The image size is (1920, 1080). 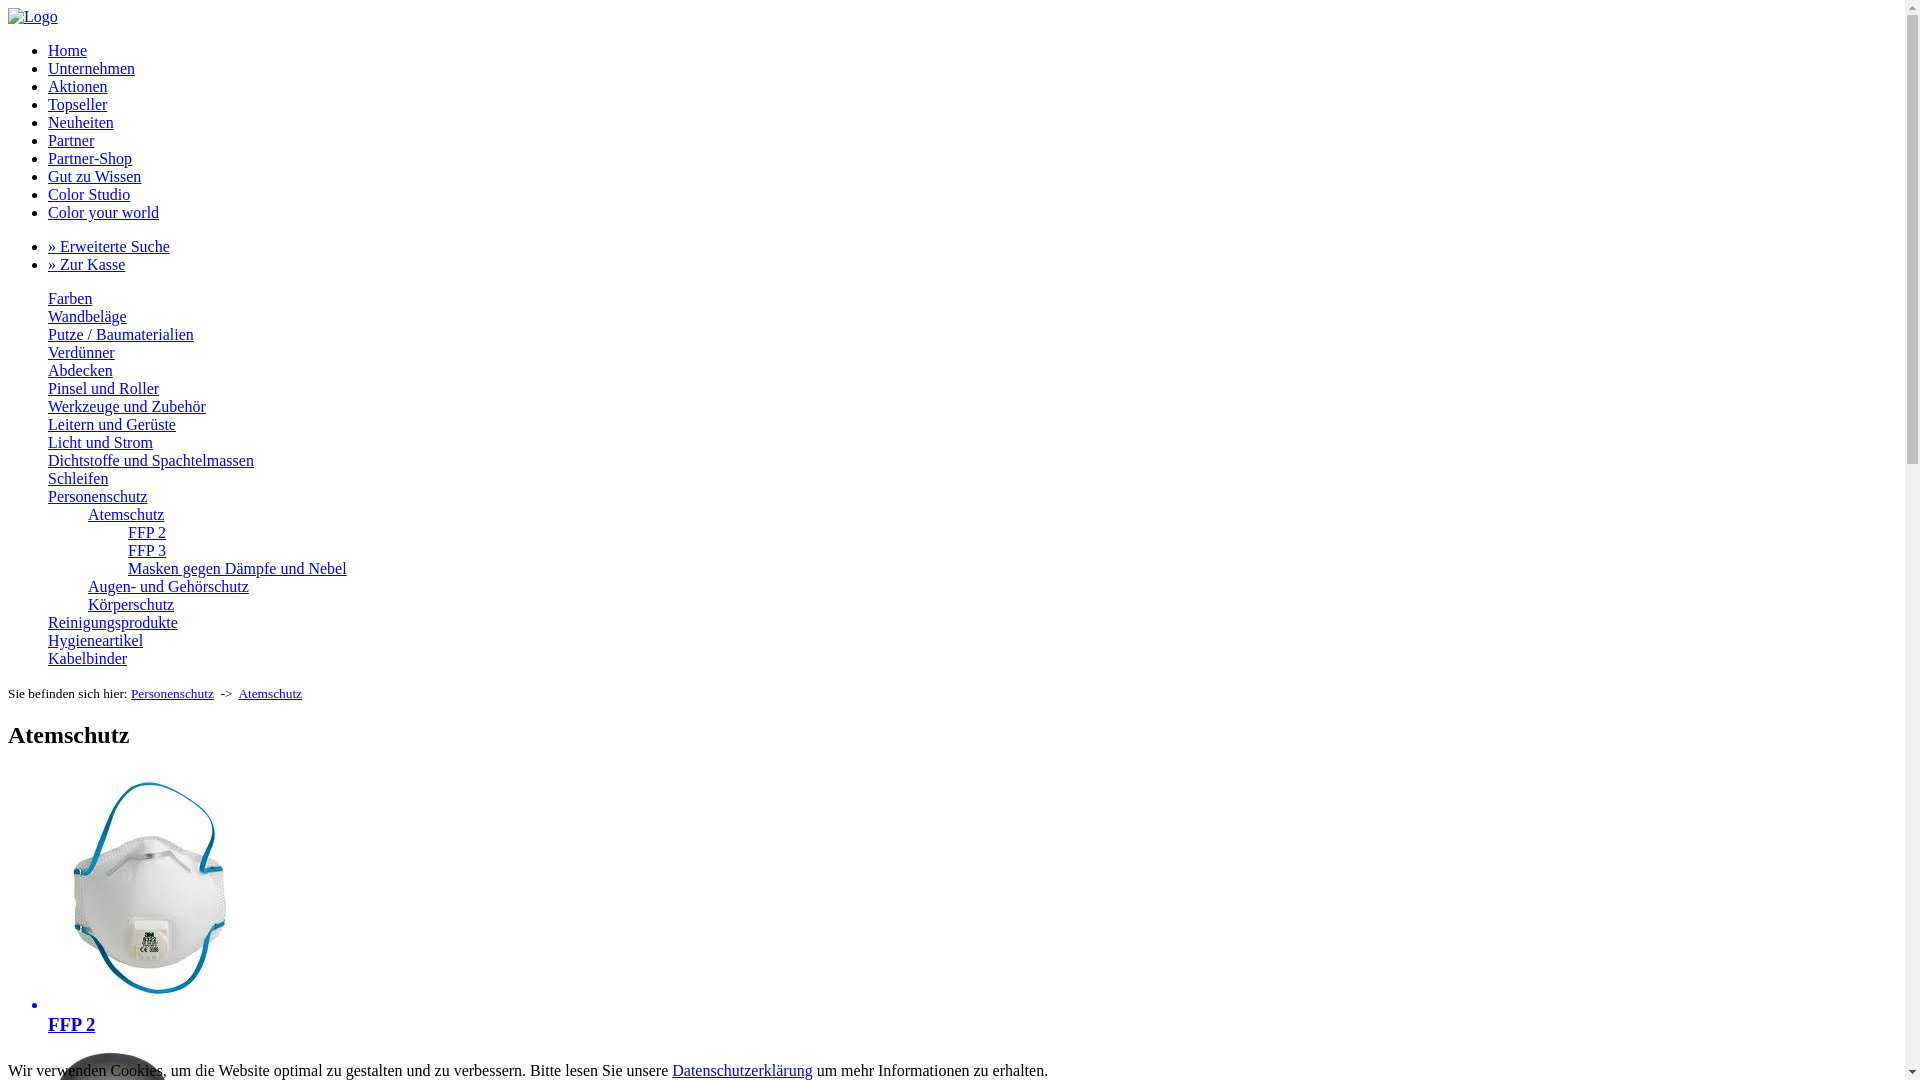 What do you see at coordinates (149, 460) in the screenshot?
I see `'Dichtstoffe und Spachtelmassen'` at bounding box center [149, 460].